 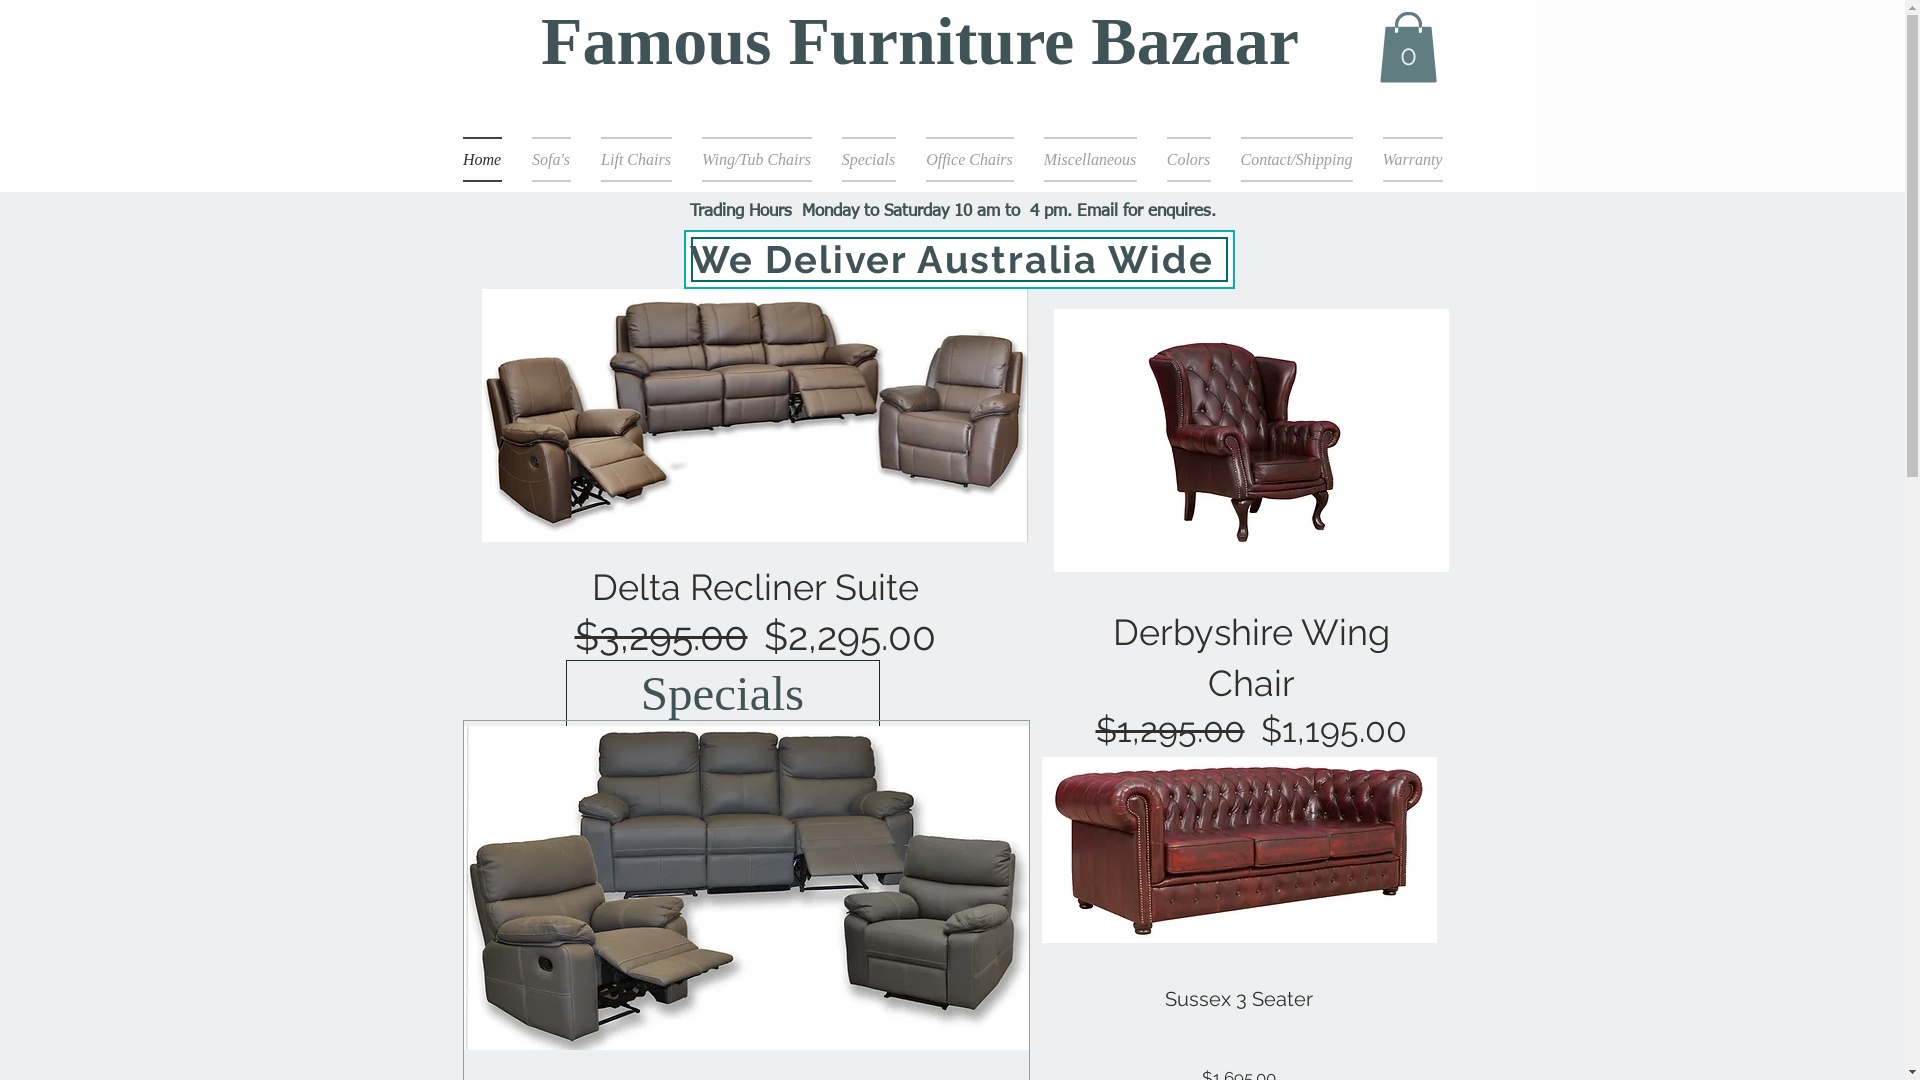 What do you see at coordinates (1189, 158) in the screenshot?
I see `'Colors'` at bounding box center [1189, 158].